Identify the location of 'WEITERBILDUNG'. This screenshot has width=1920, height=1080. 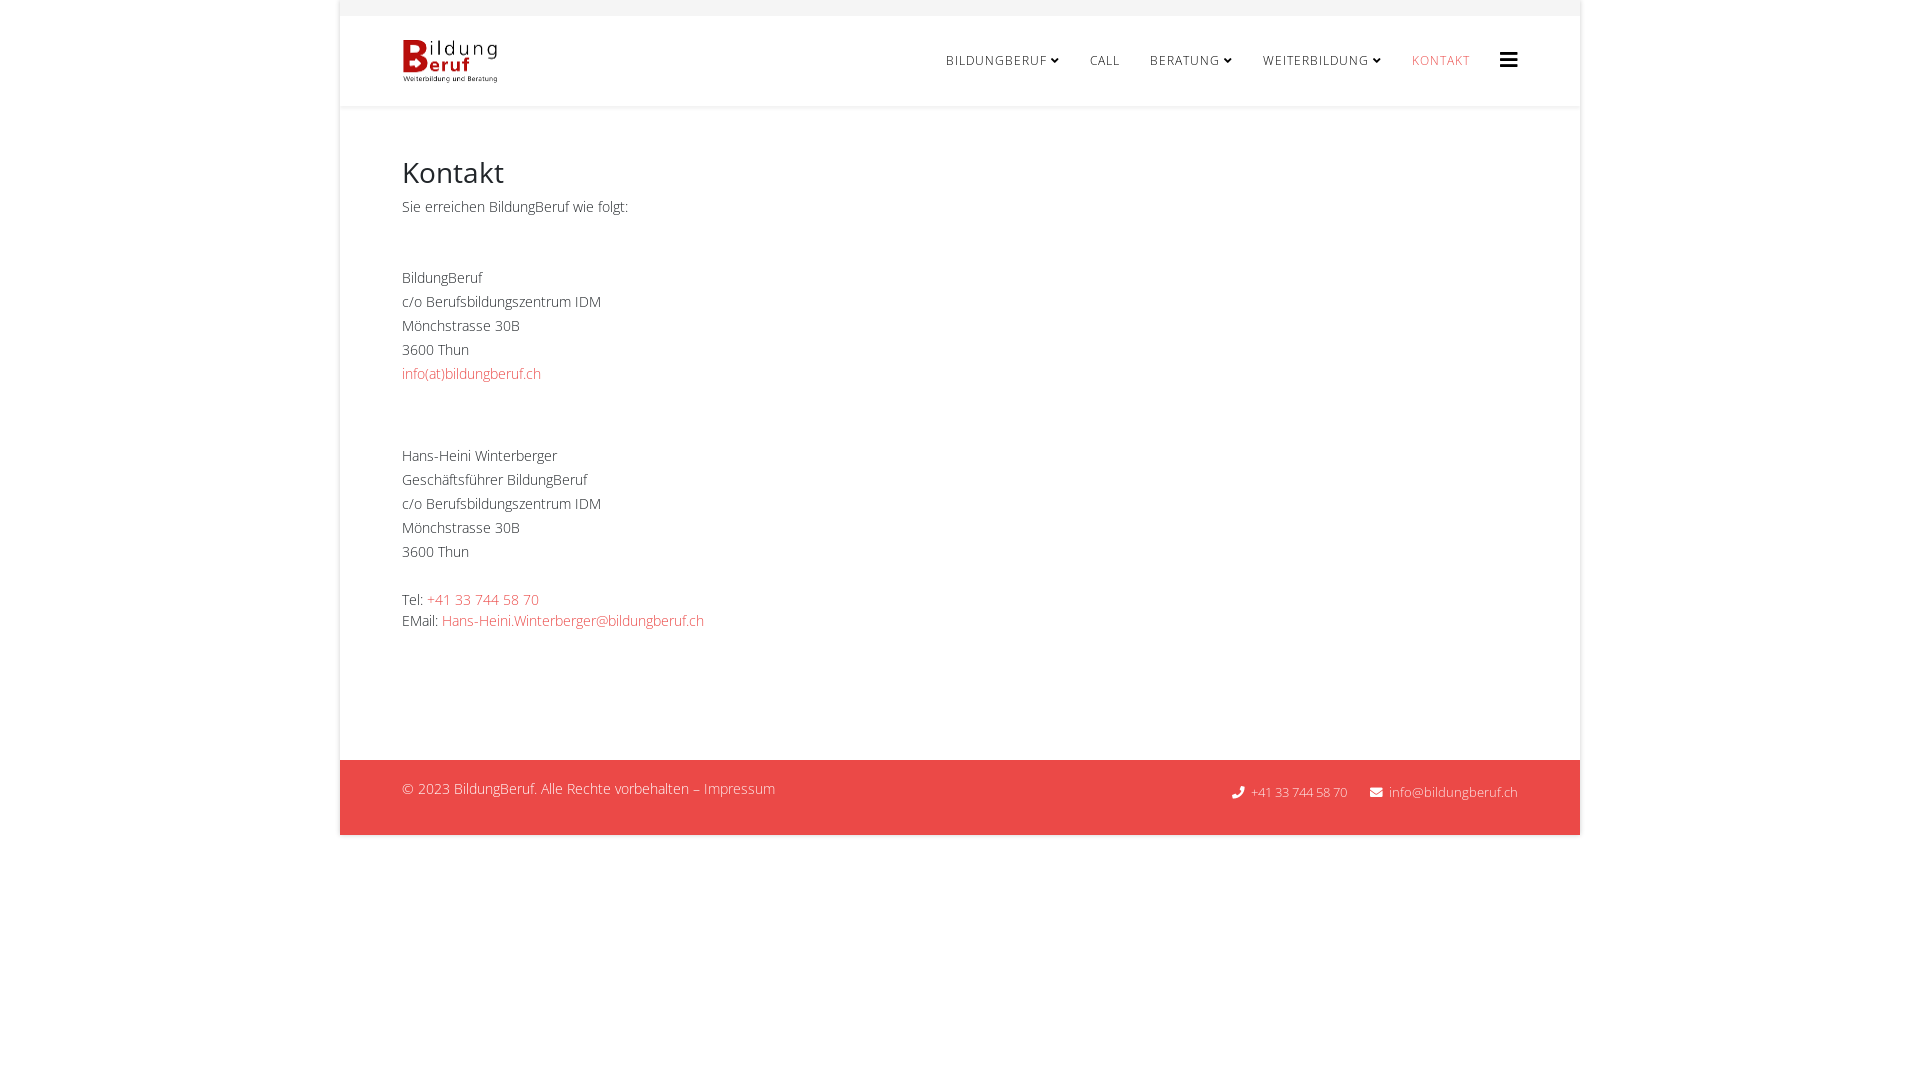
(1322, 60).